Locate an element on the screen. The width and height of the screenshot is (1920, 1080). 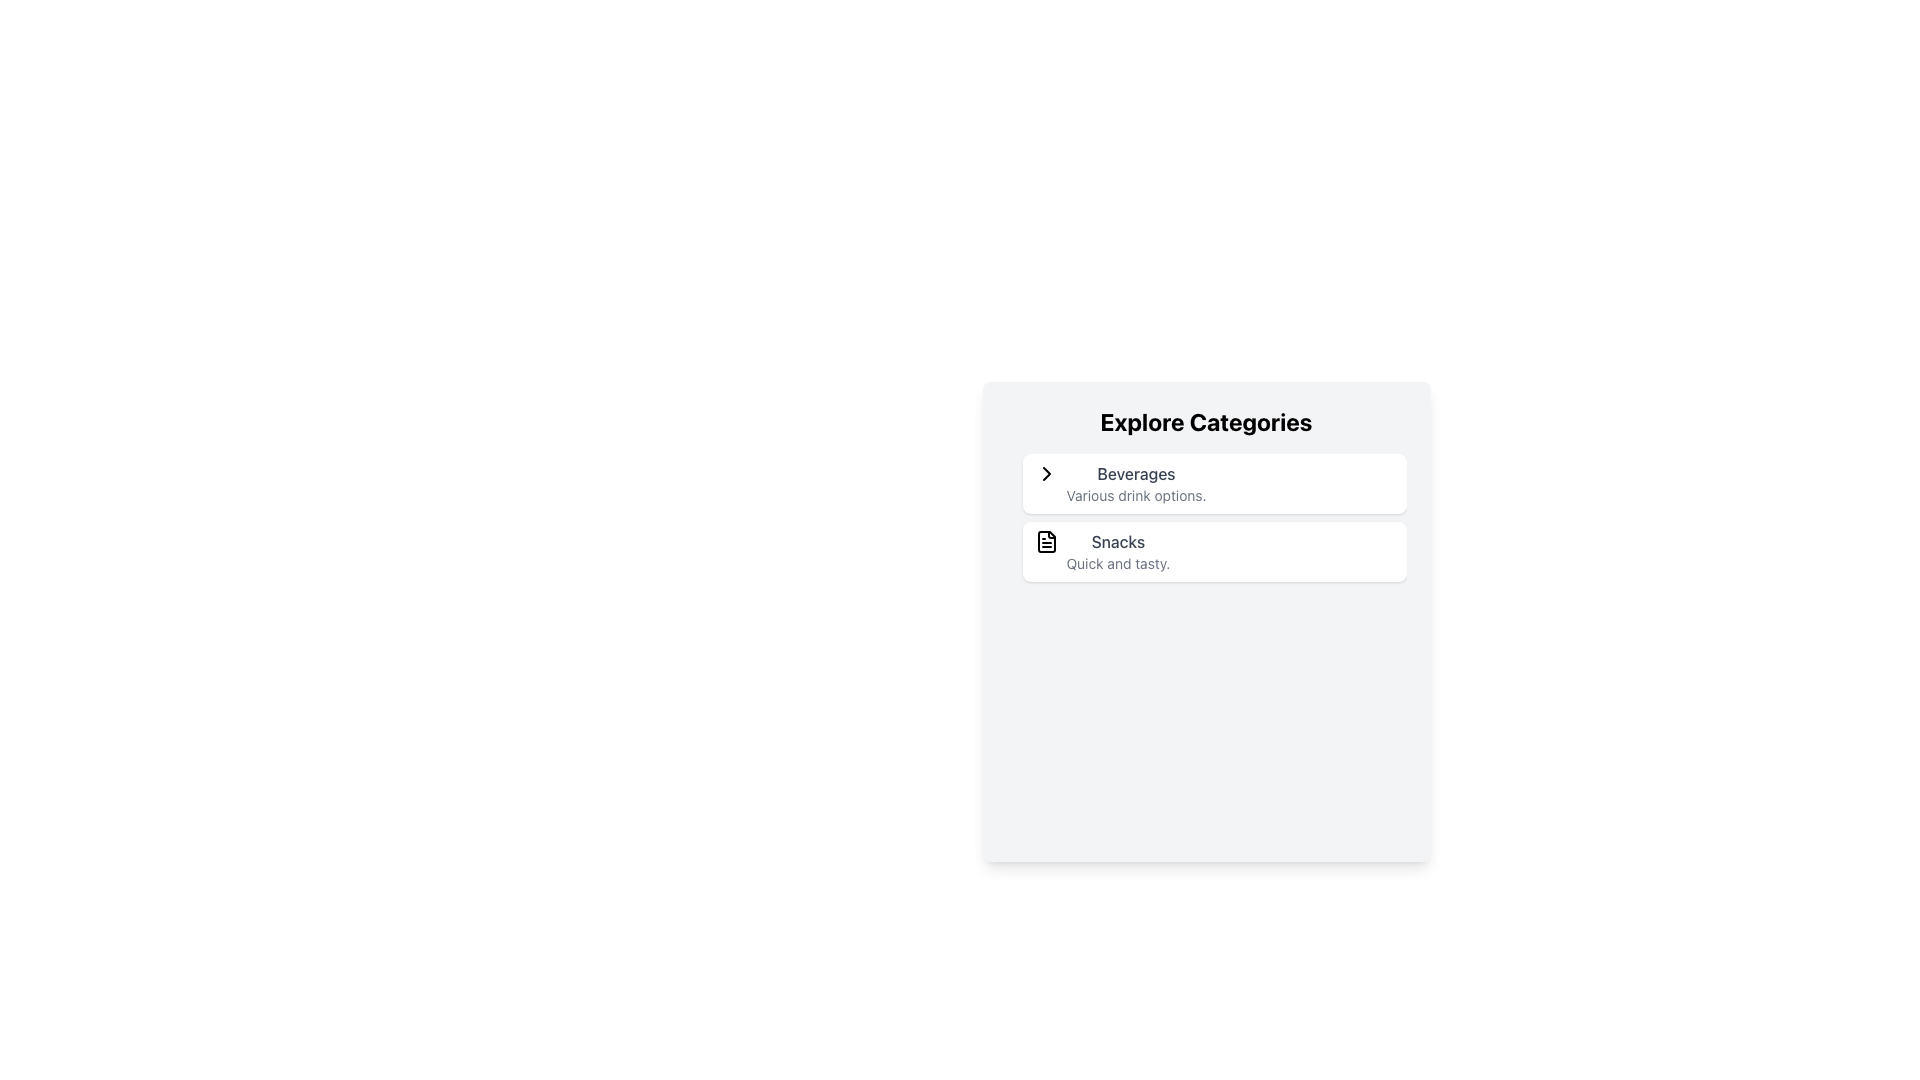
the right-facing chevron icon located to the left of the 'Beverages' text under 'Explore Categories' is located at coordinates (1049, 474).